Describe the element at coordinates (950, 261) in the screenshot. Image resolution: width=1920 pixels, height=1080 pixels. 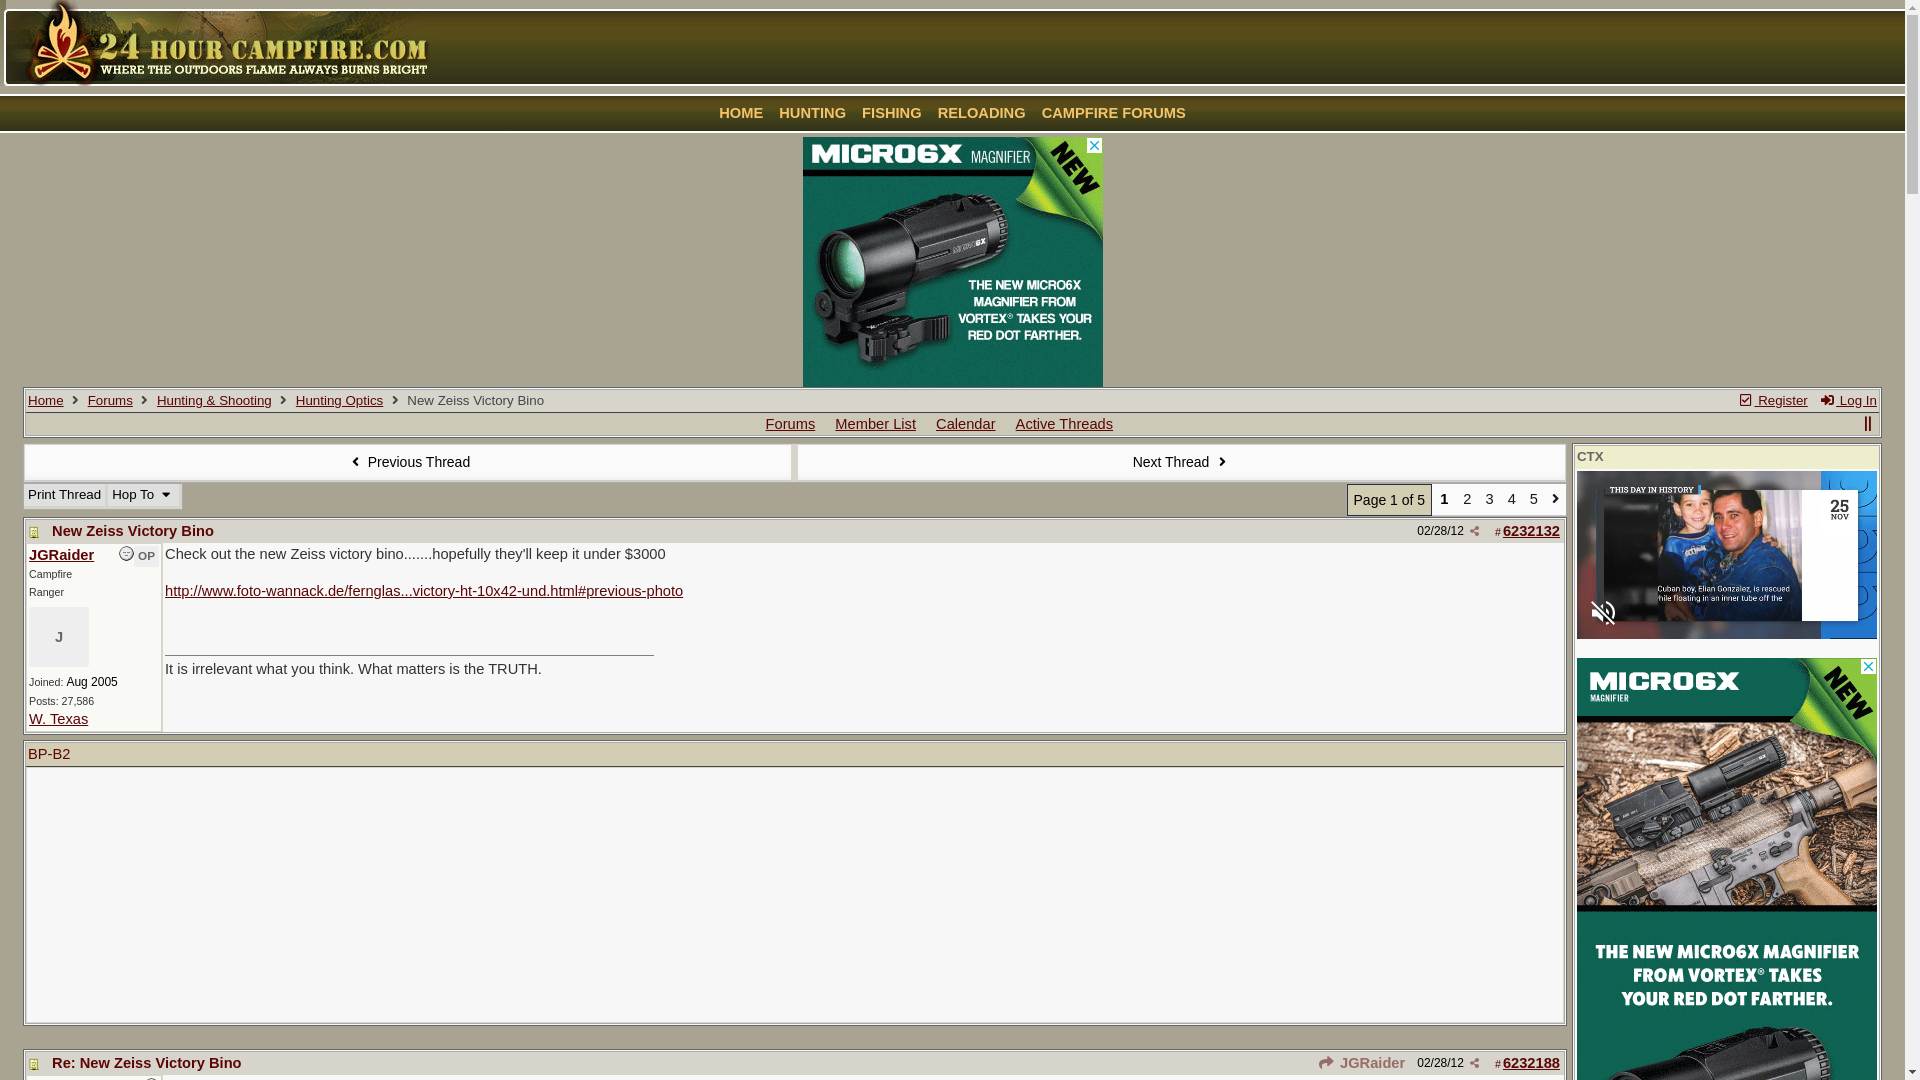
I see `'3rd party ad content'` at that location.